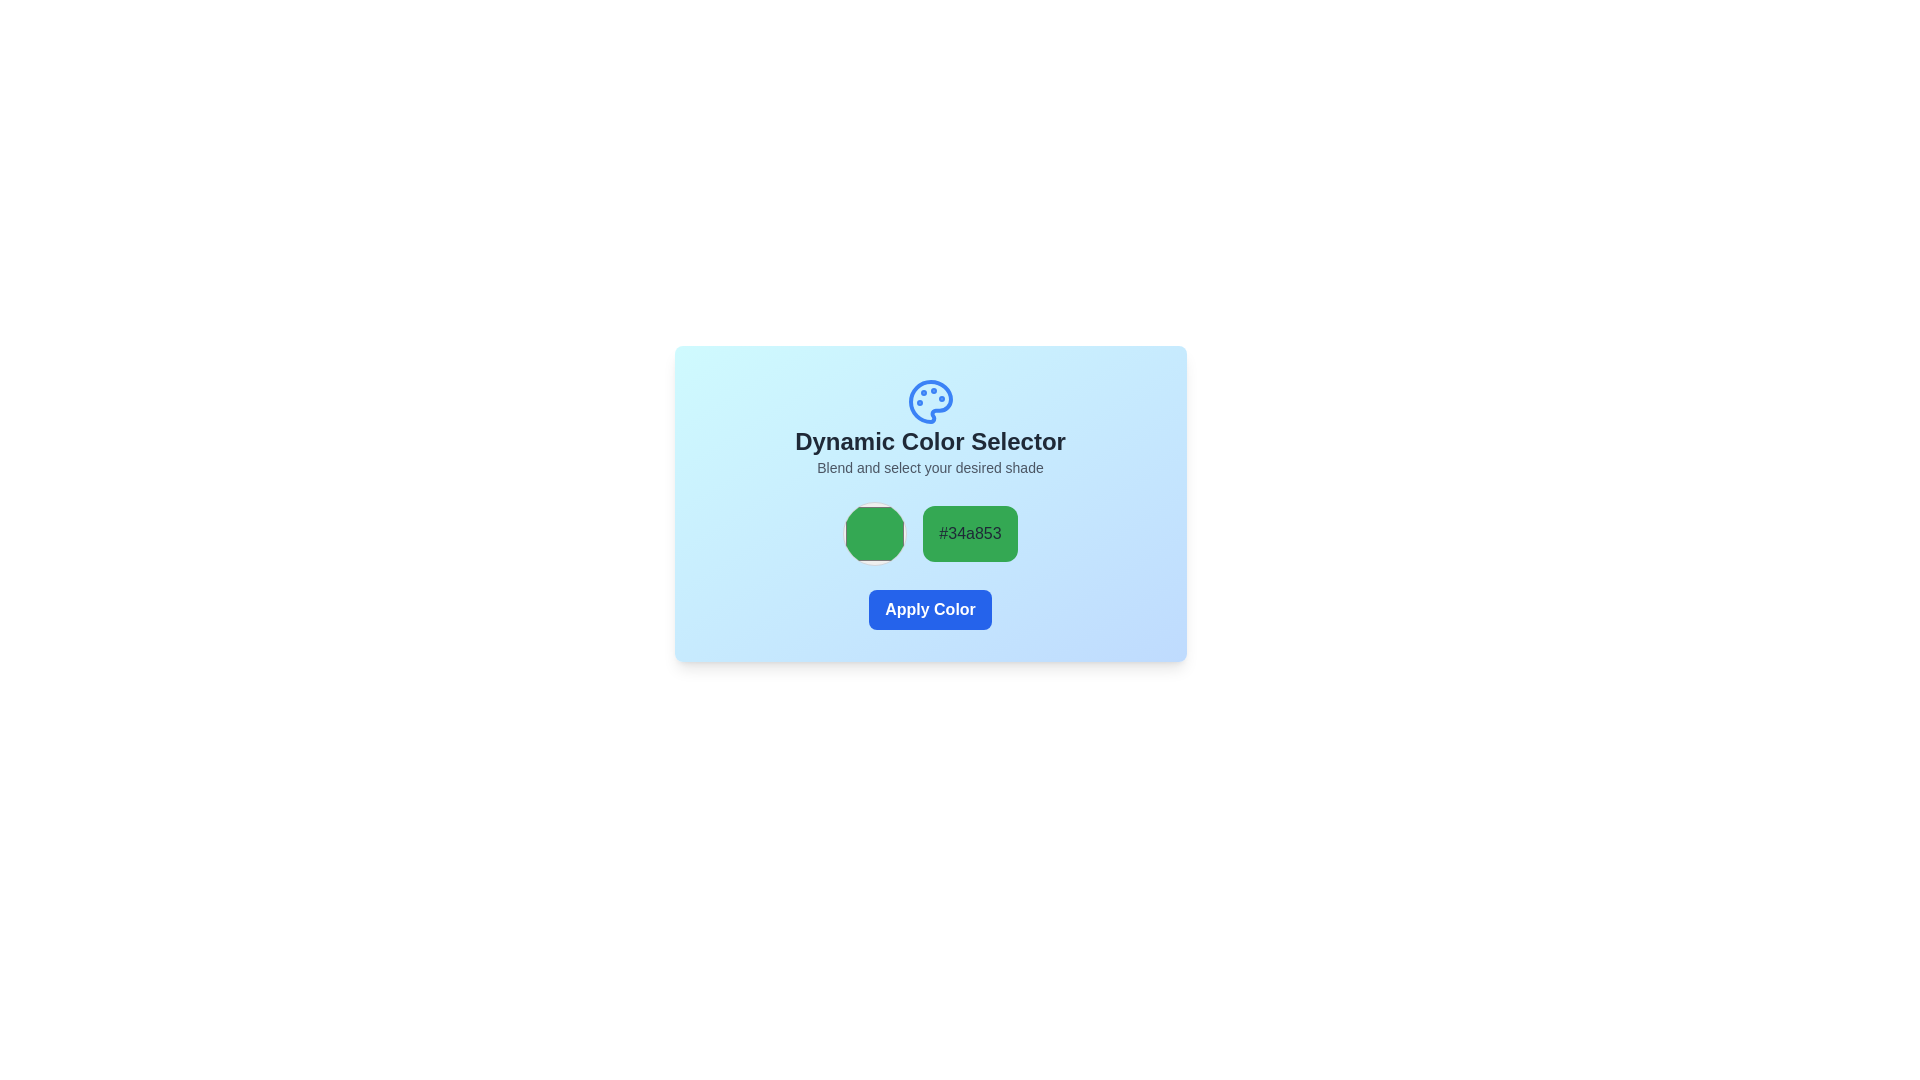 The width and height of the screenshot is (1920, 1080). I want to click on the static header text label that signifies the purpose of the color selection tool, located below the palette icon in the header section of the UI, so click(929, 441).